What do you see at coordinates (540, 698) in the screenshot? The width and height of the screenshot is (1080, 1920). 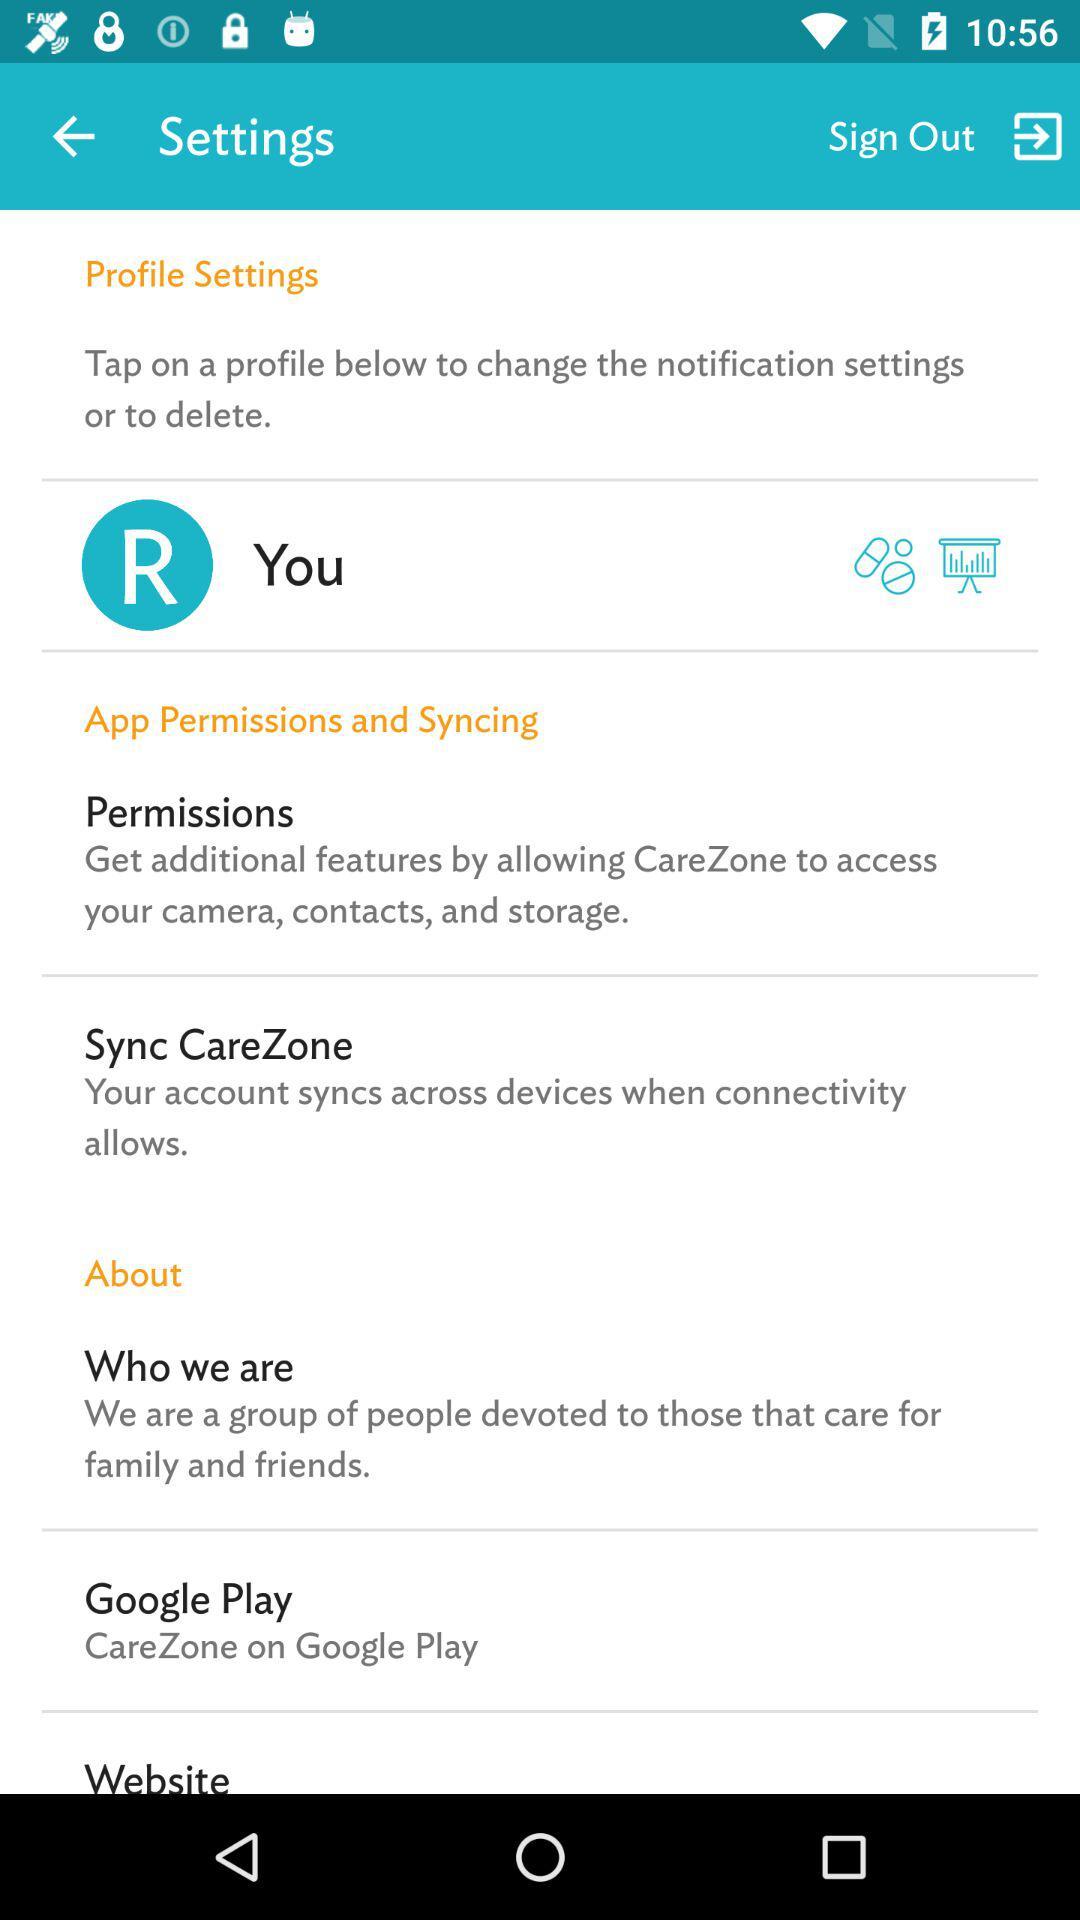 I see `app permissions and icon` at bounding box center [540, 698].